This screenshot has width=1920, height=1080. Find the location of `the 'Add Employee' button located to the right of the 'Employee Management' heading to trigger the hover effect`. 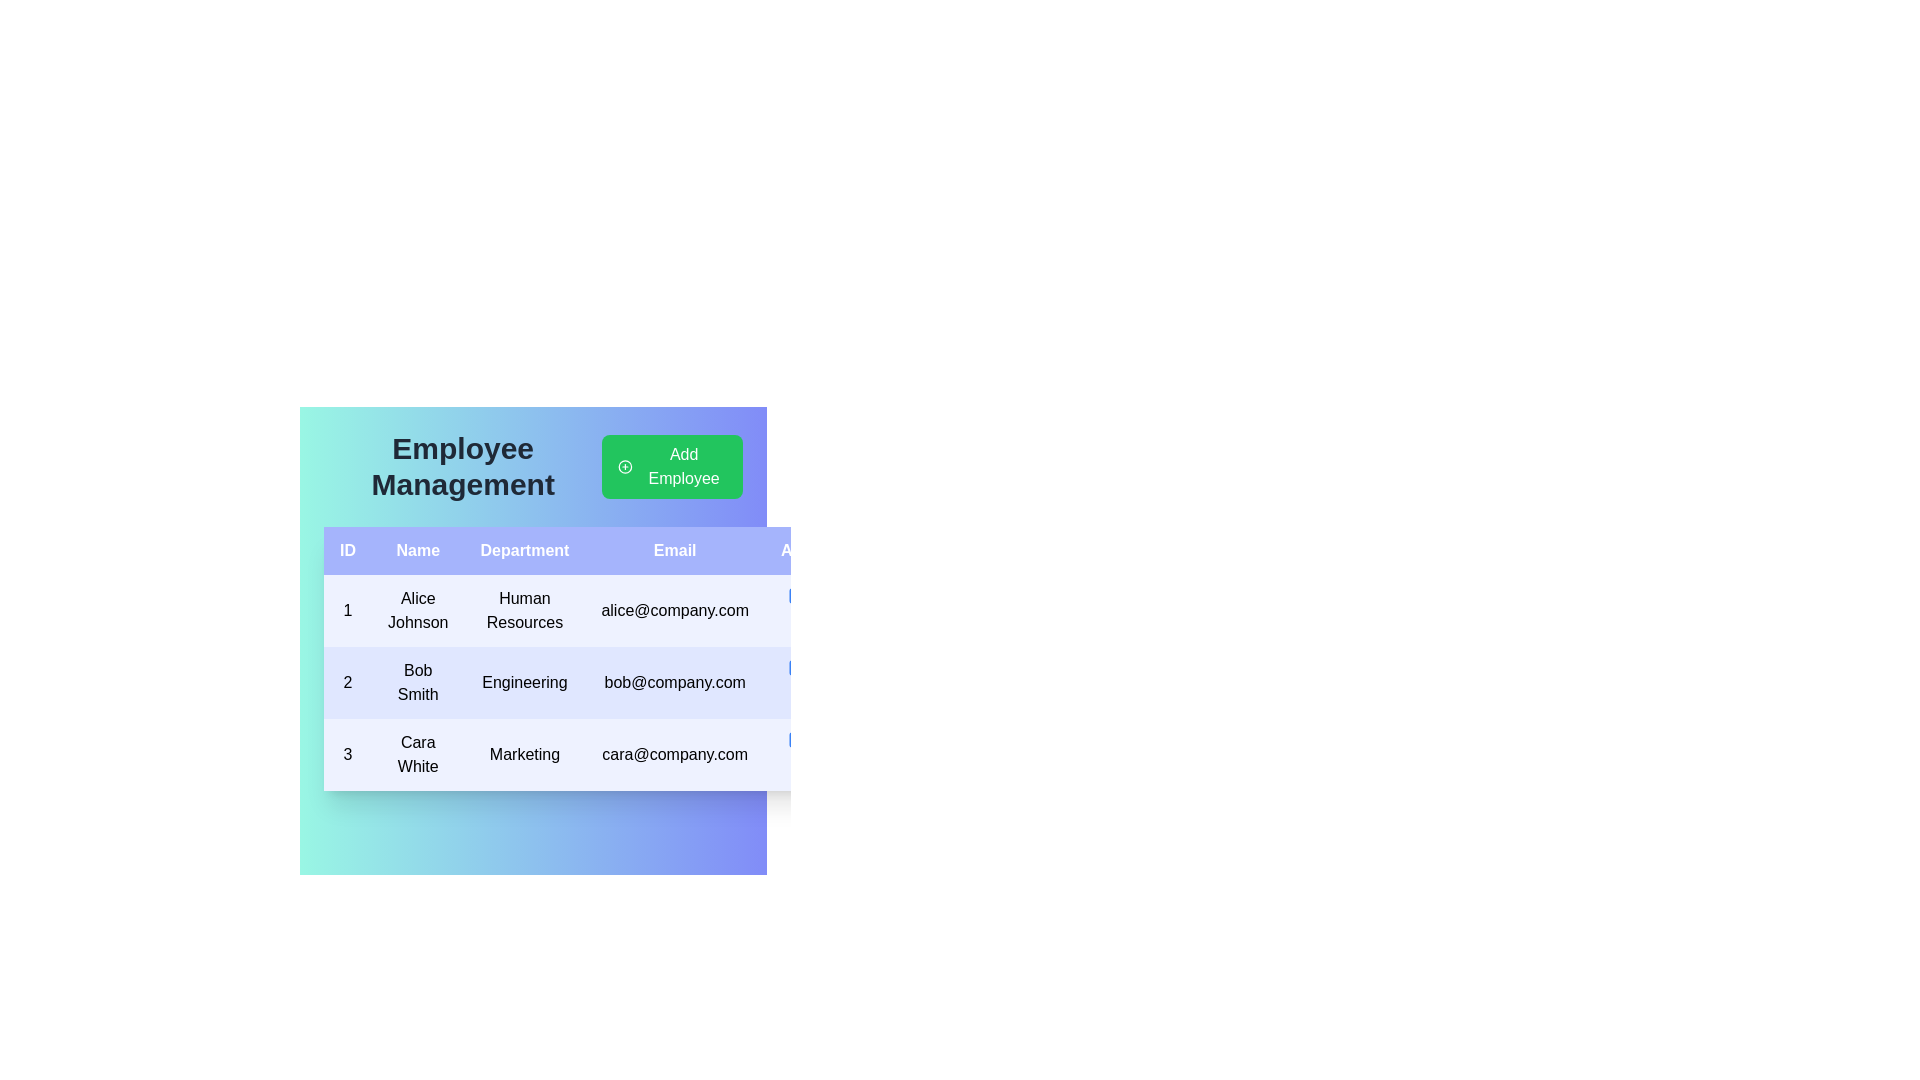

the 'Add Employee' button located to the right of the 'Employee Management' heading to trigger the hover effect is located at coordinates (672, 466).